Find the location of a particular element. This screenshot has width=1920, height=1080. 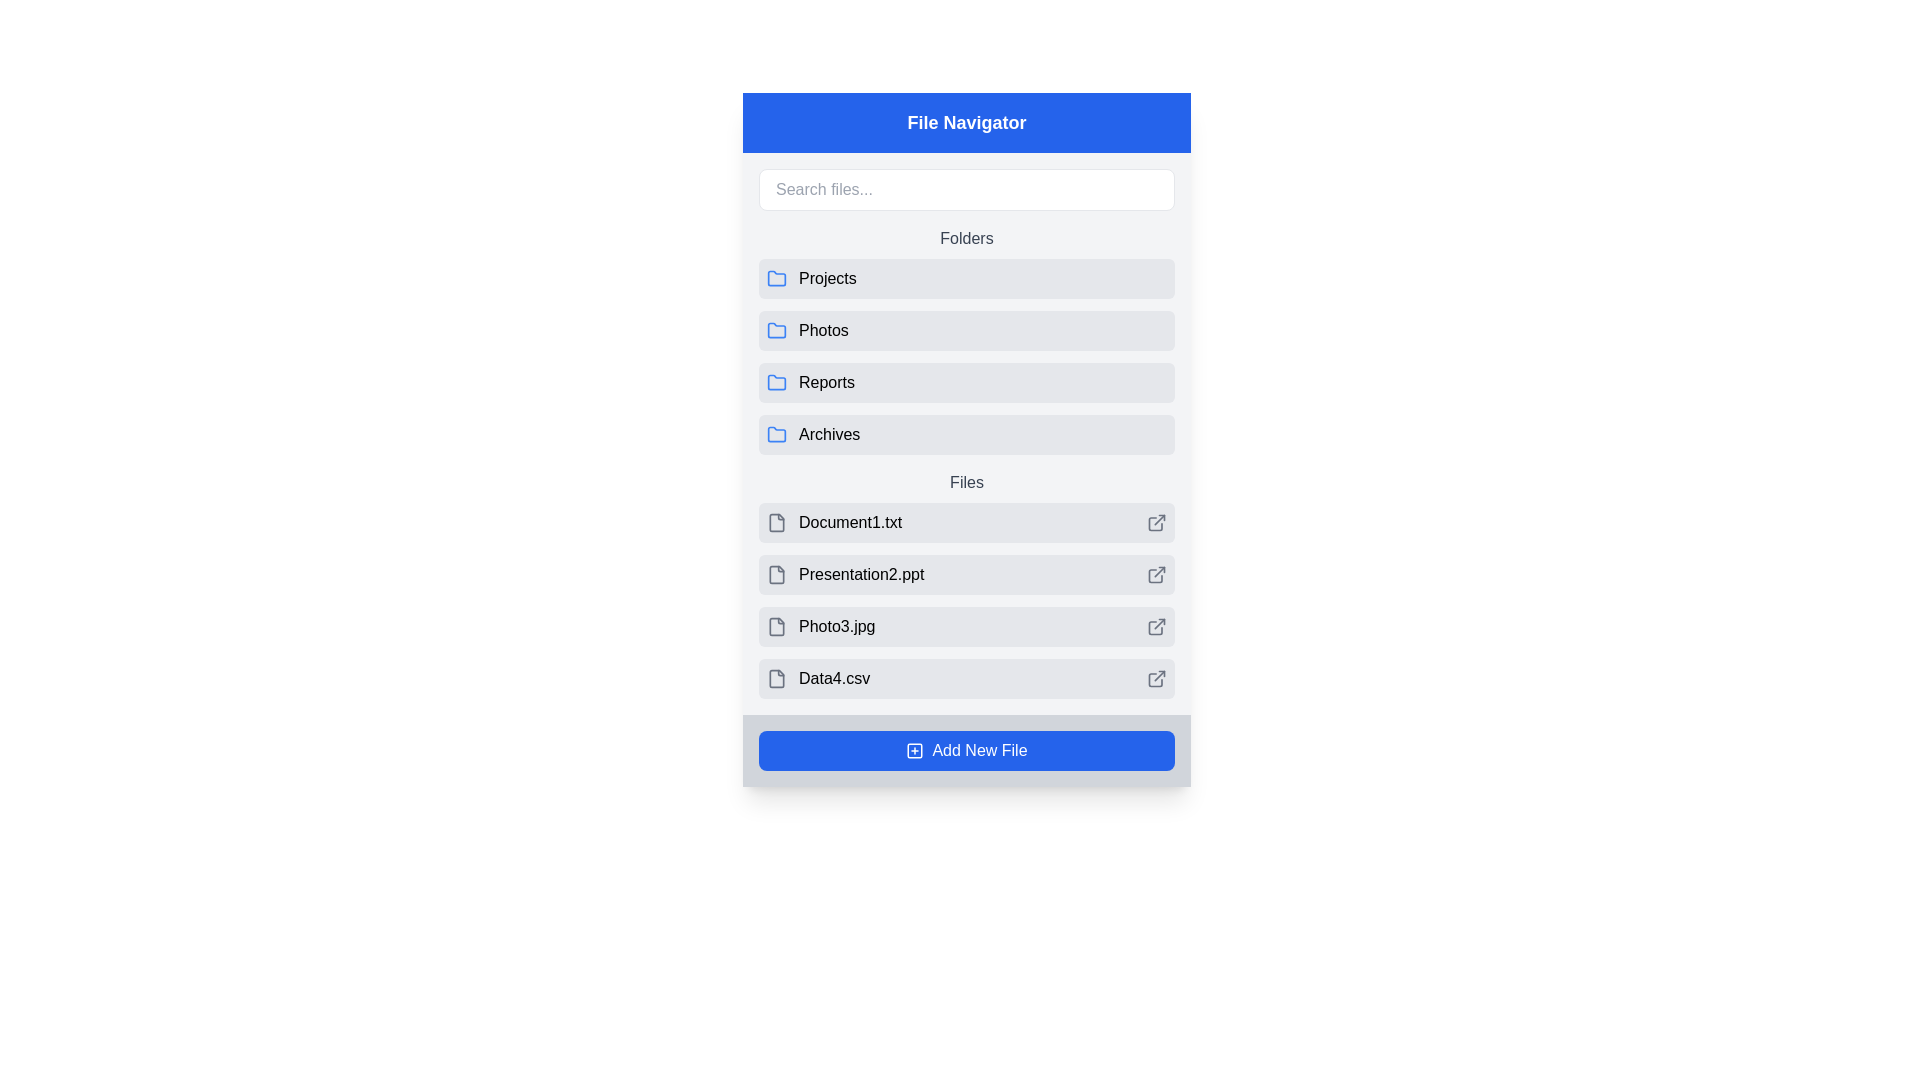

the file icon next to the label 'Photo3.jpg' in the 'Files' section is located at coordinates (776, 626).